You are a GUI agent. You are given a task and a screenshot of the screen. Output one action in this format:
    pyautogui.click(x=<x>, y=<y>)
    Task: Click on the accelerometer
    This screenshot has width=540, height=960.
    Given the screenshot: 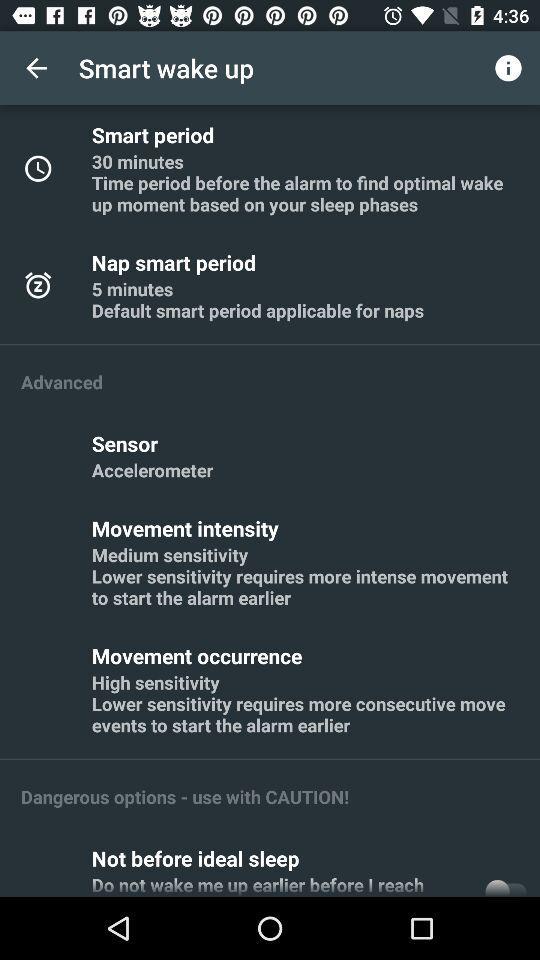 What is the action you would take?
    pyautogui.click(x=151, y=470)
    